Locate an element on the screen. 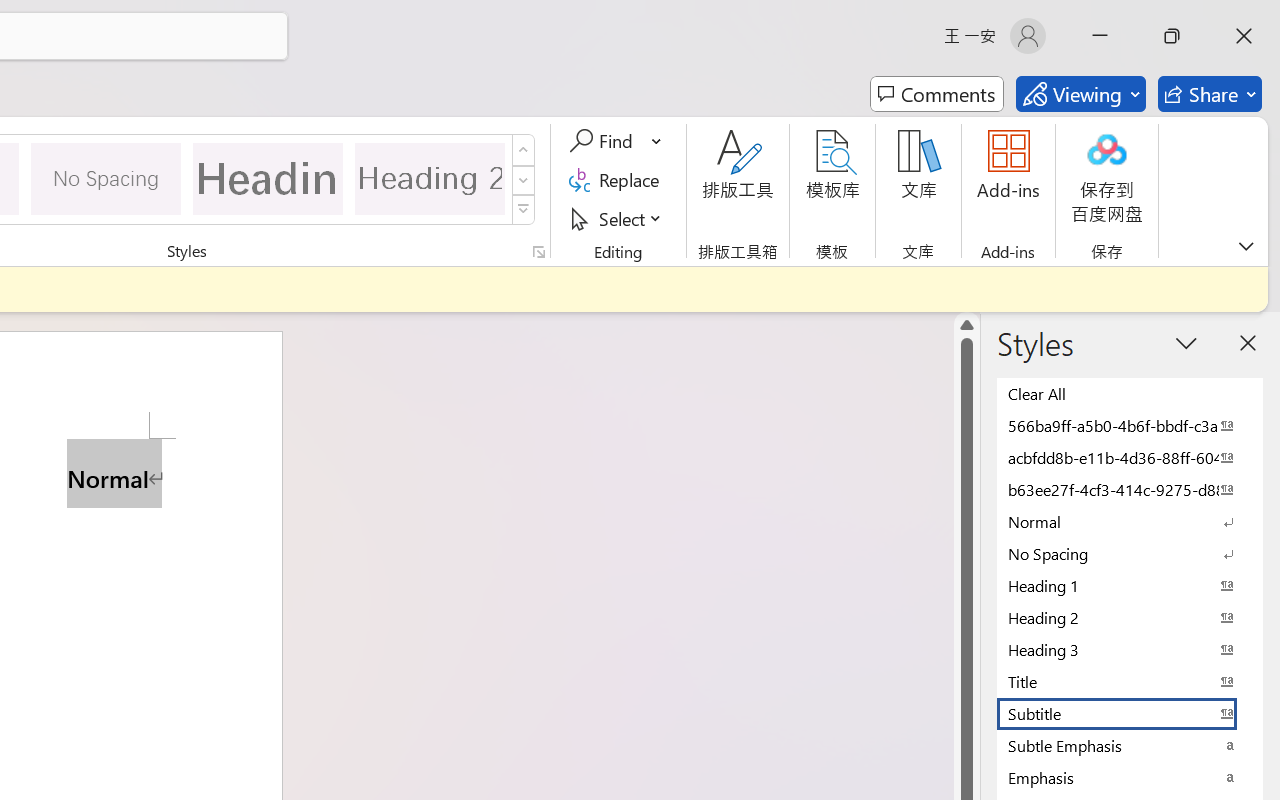 The height and width of the screenshot is (800, 1280). 'Select' is located at coordinates (617, 218).